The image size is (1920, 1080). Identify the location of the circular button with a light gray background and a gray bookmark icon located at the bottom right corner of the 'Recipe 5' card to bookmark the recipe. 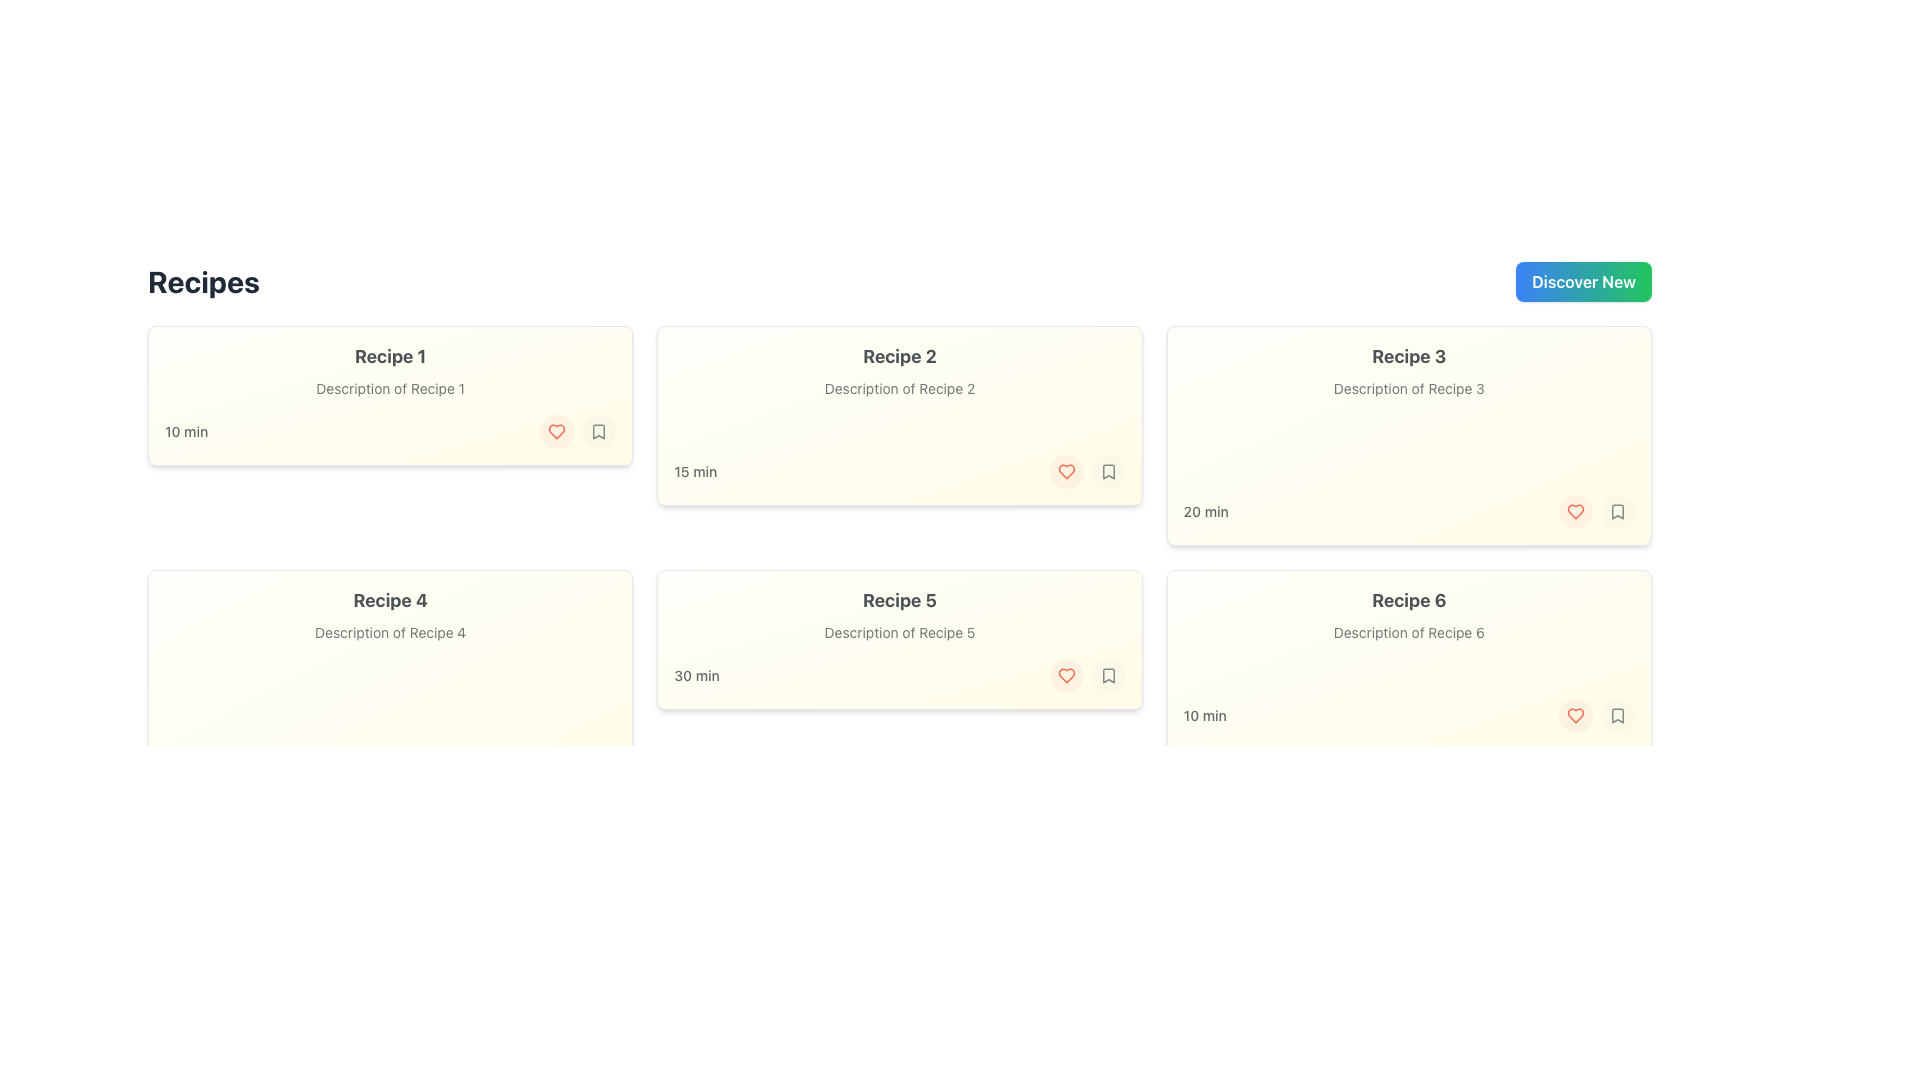
(1107, 675).